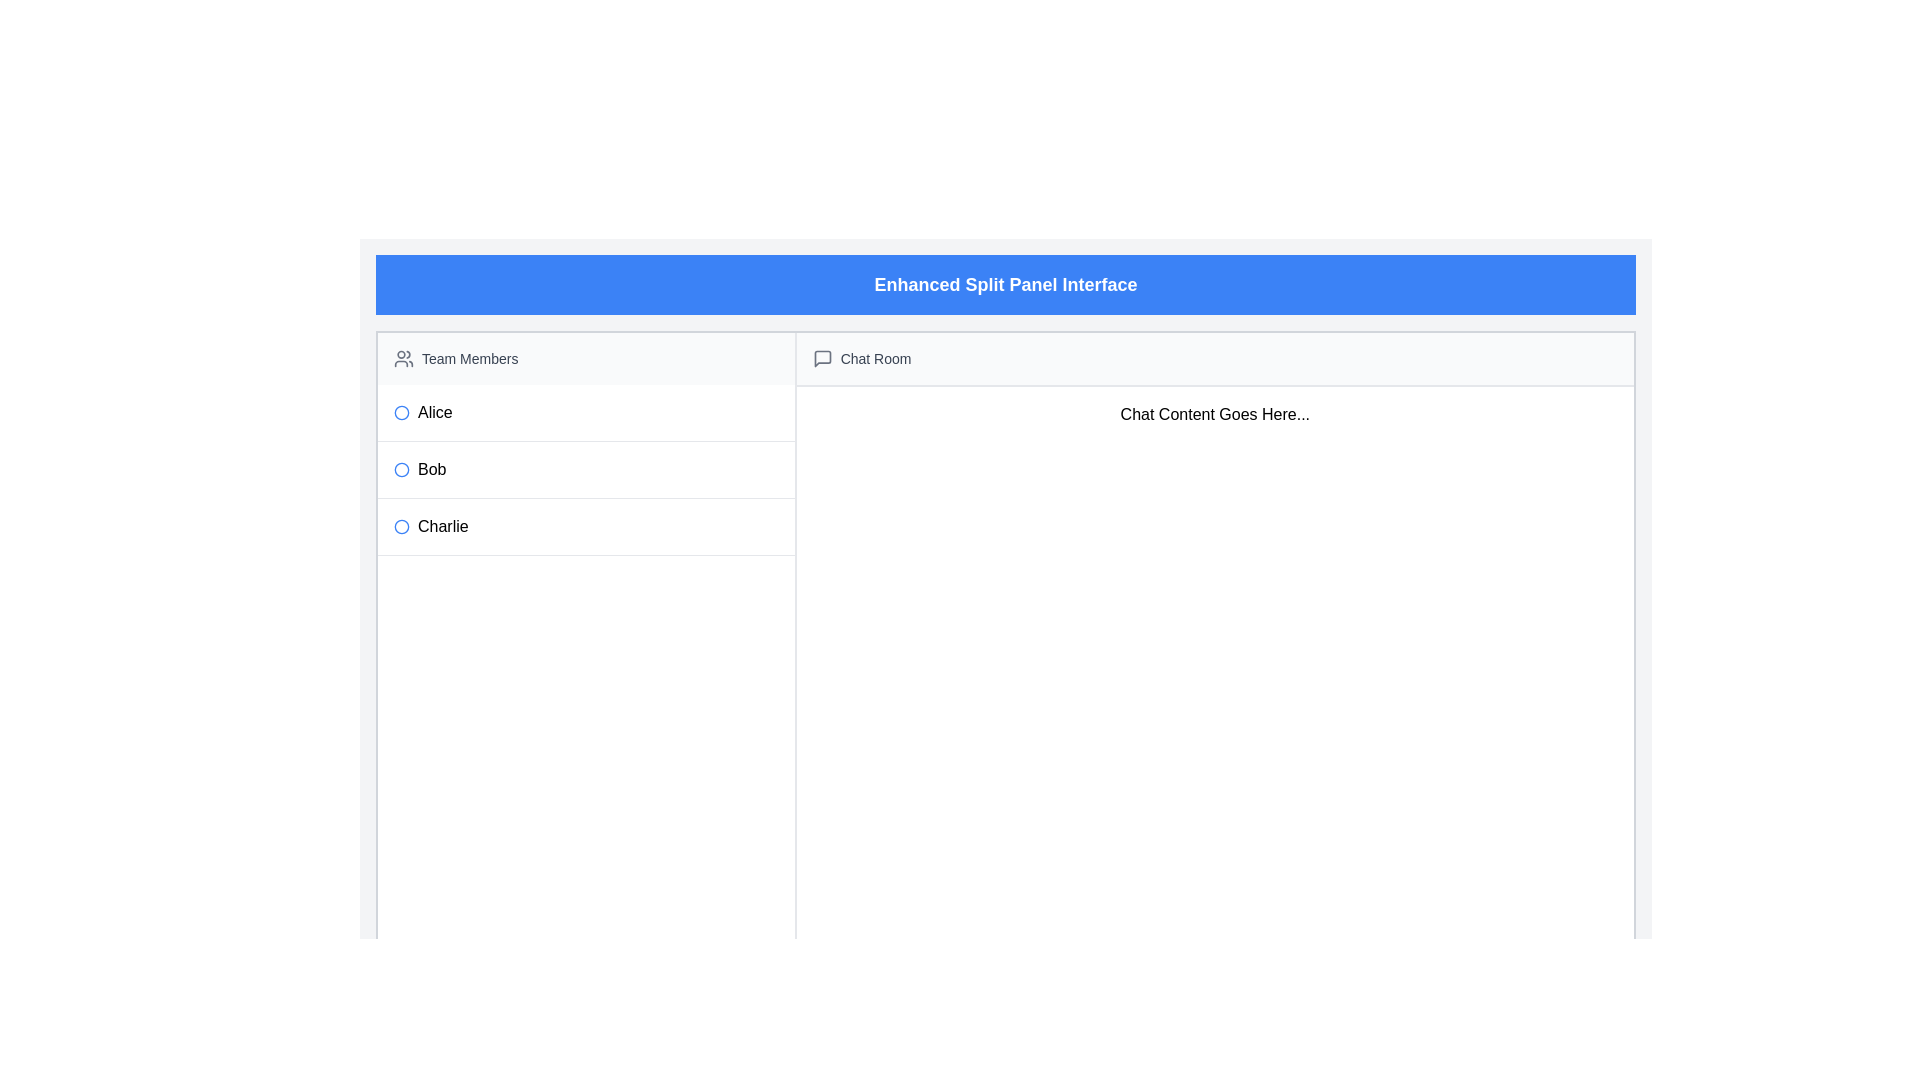 Image resolution: width=1920 pixels, height=1080 pixels. Describe the element at coordinates (401, 470) in the screenshot. I see `the selection circle associated with the user entry 'Bob' in the 'Team Members' section` at that location.